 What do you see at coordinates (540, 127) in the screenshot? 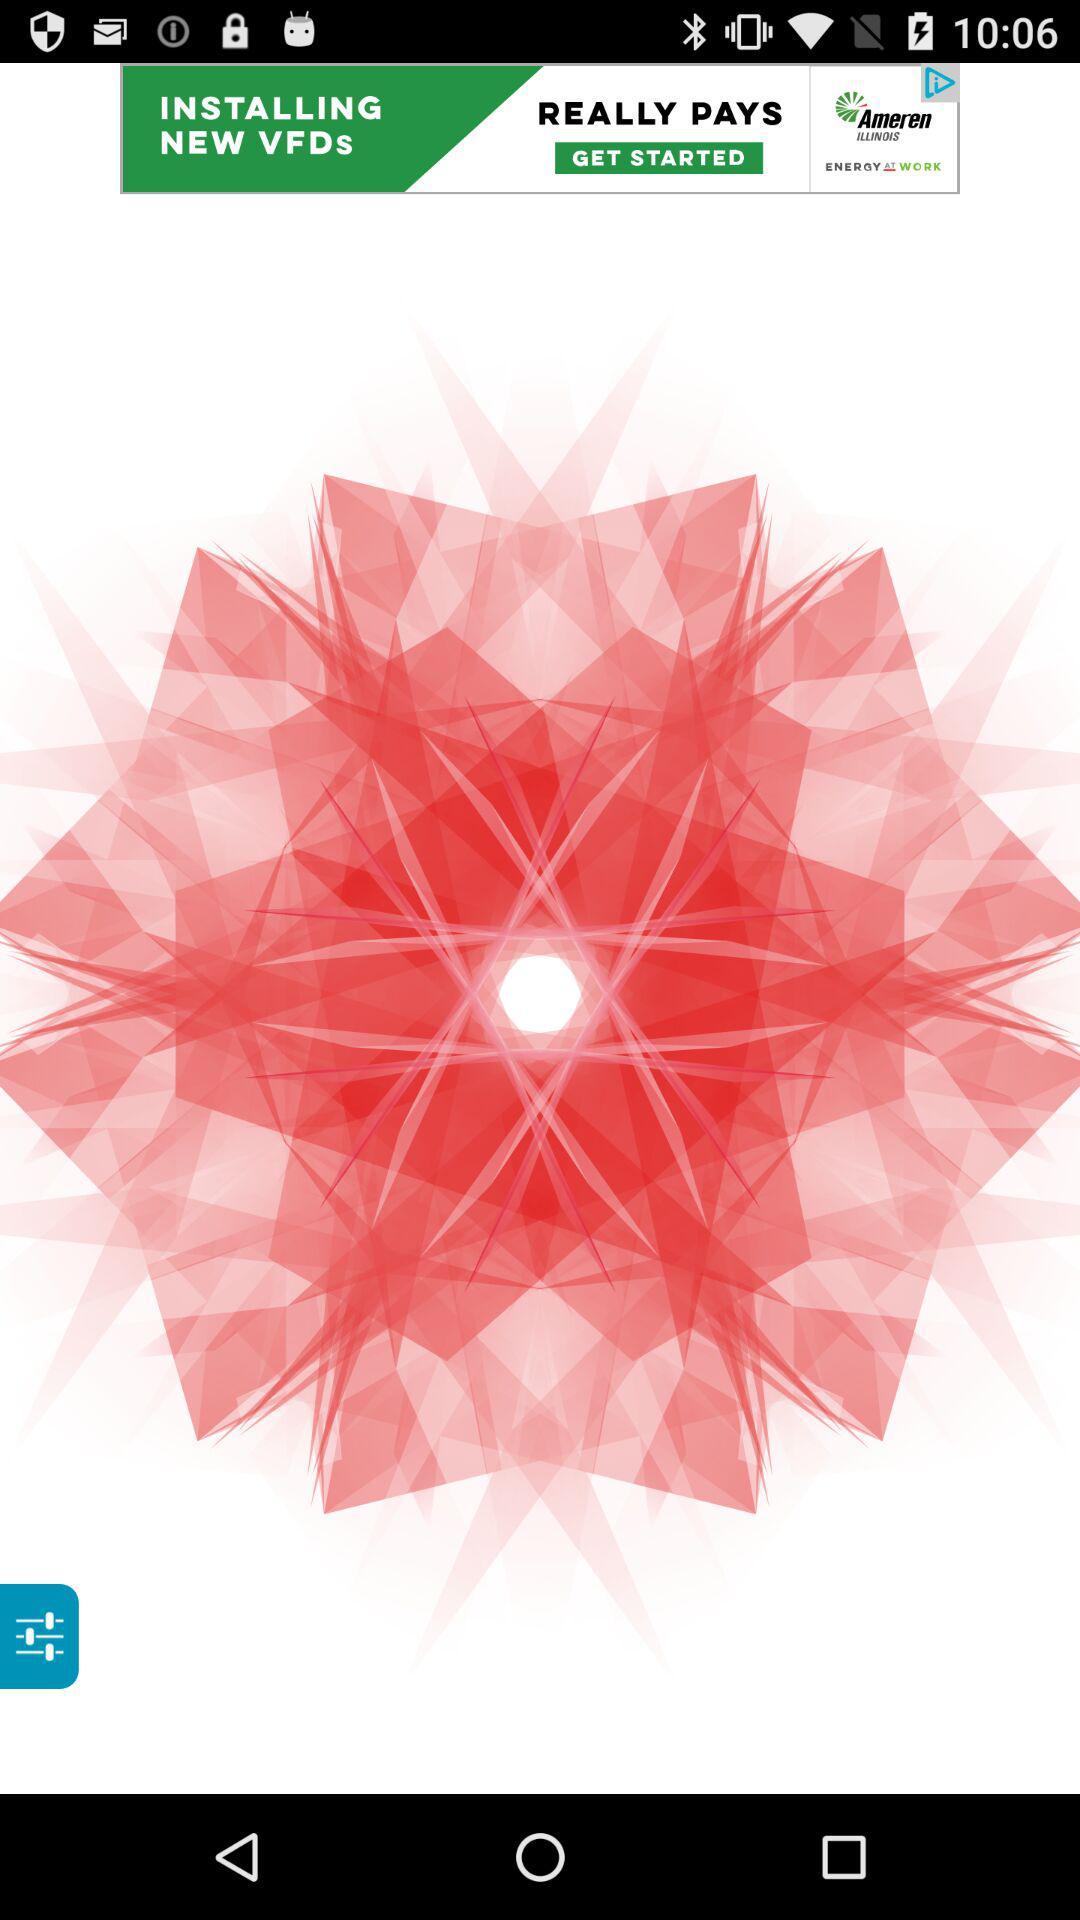
I see `install the app` at bounding box center [540, 127].